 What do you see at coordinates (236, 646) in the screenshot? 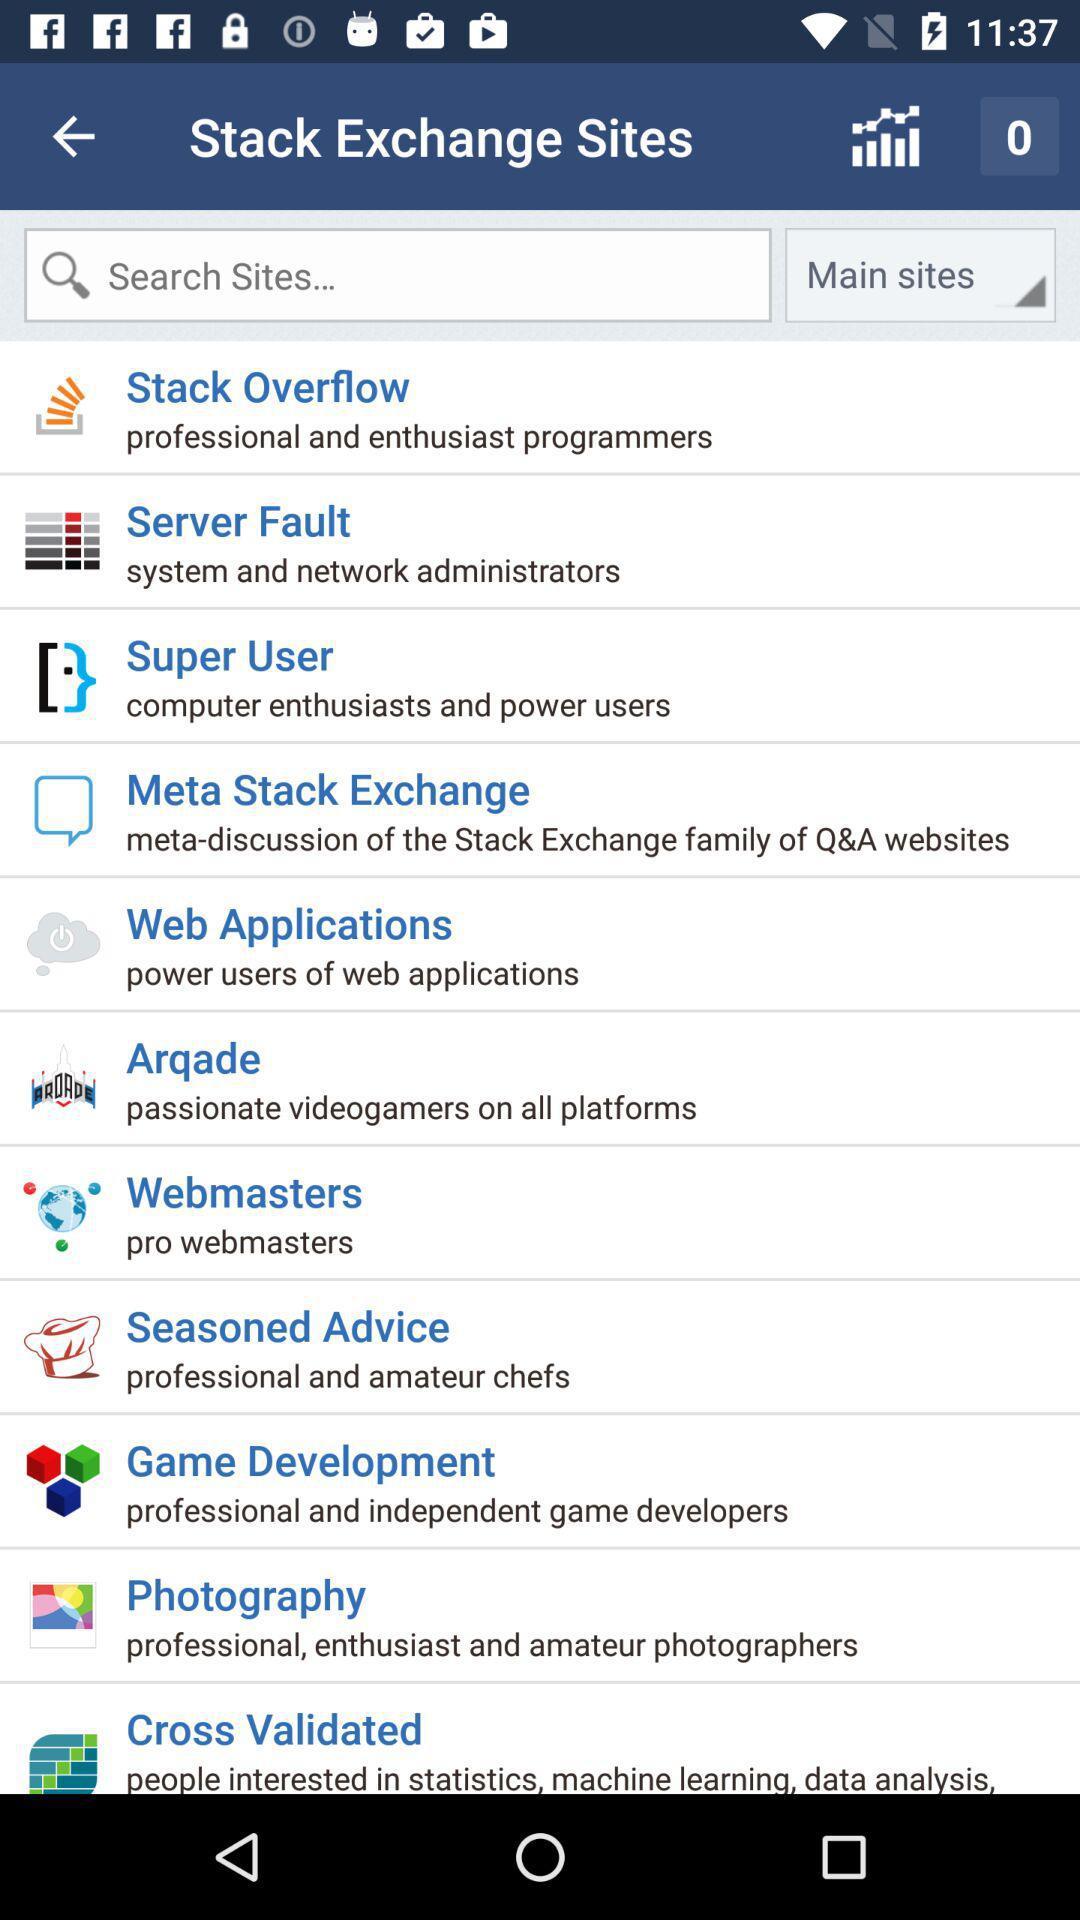
I see `icon below the system and network` at bounding box center [236, 646].